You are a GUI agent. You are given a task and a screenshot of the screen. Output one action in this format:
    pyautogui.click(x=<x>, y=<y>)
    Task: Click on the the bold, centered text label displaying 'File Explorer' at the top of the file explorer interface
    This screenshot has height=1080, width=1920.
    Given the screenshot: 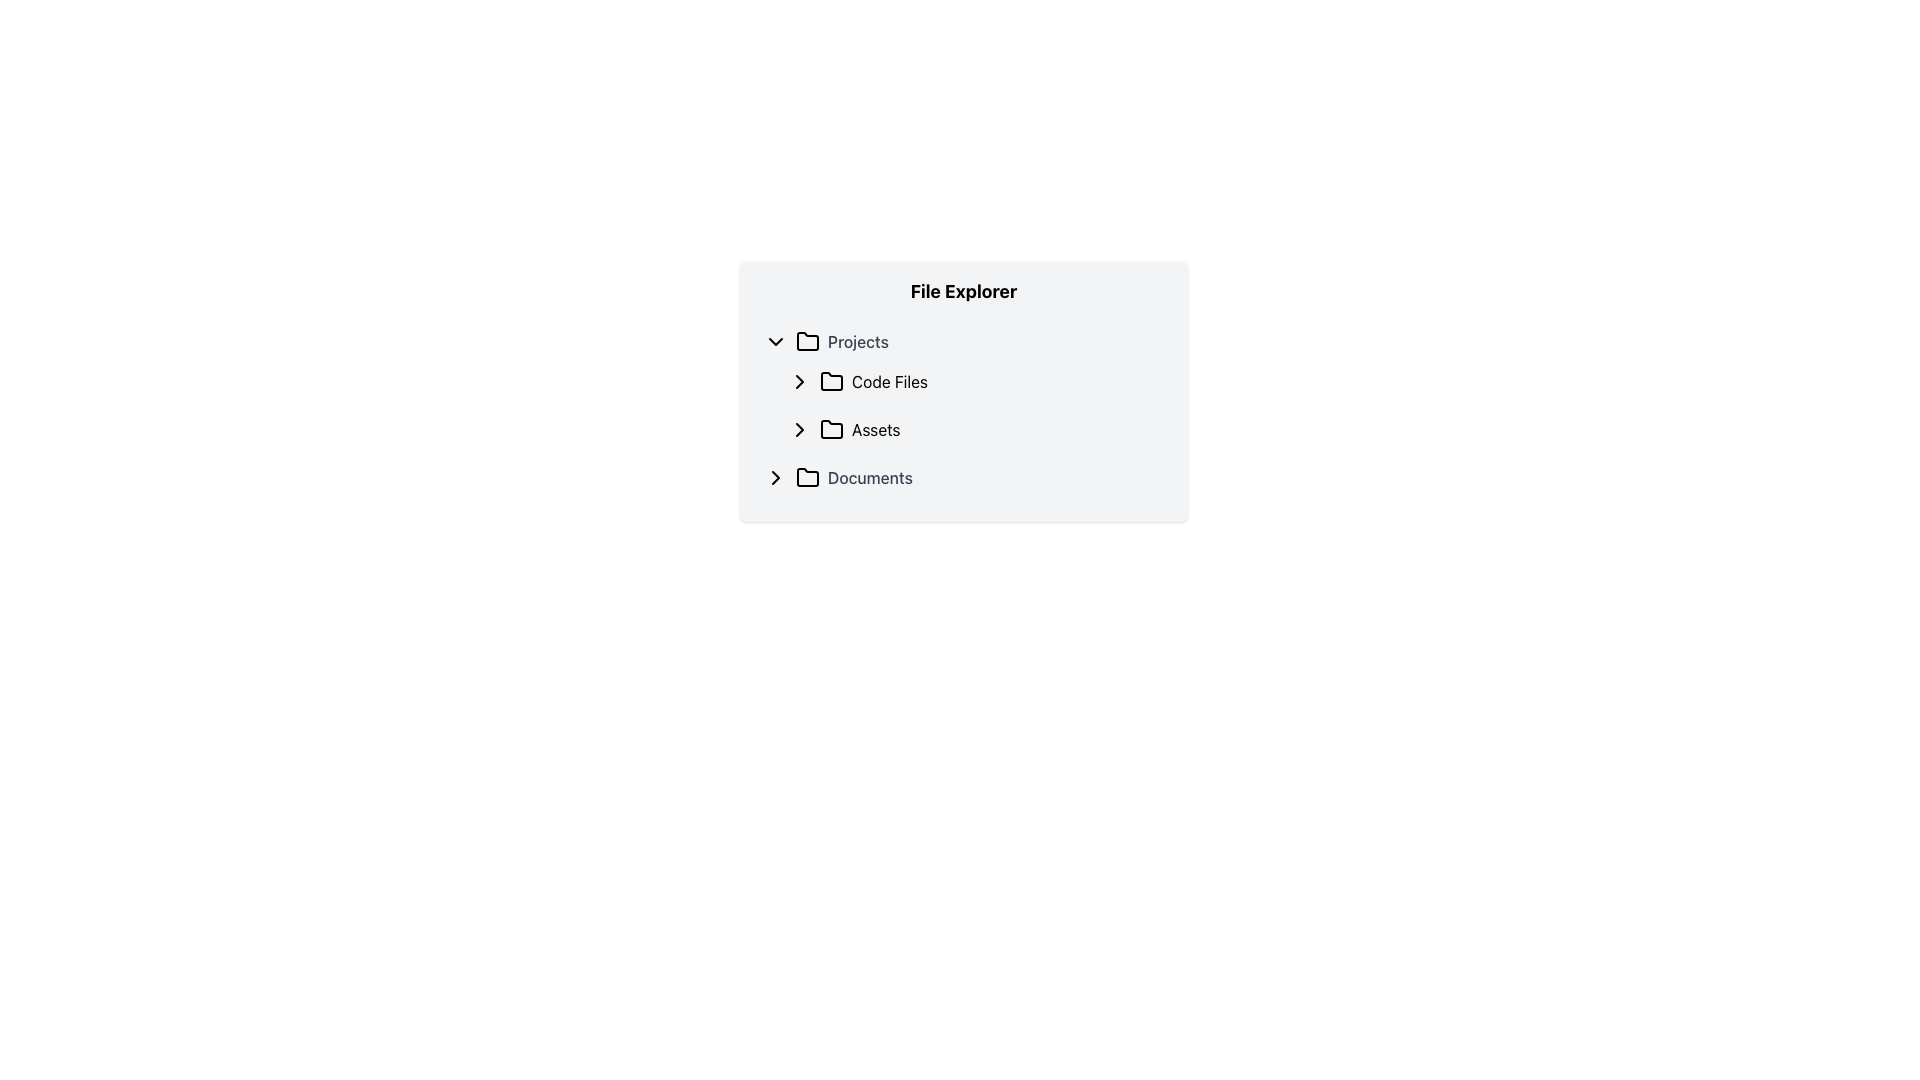 What is the action you would take?
    pyautogui.click(x=964, y=292)
    